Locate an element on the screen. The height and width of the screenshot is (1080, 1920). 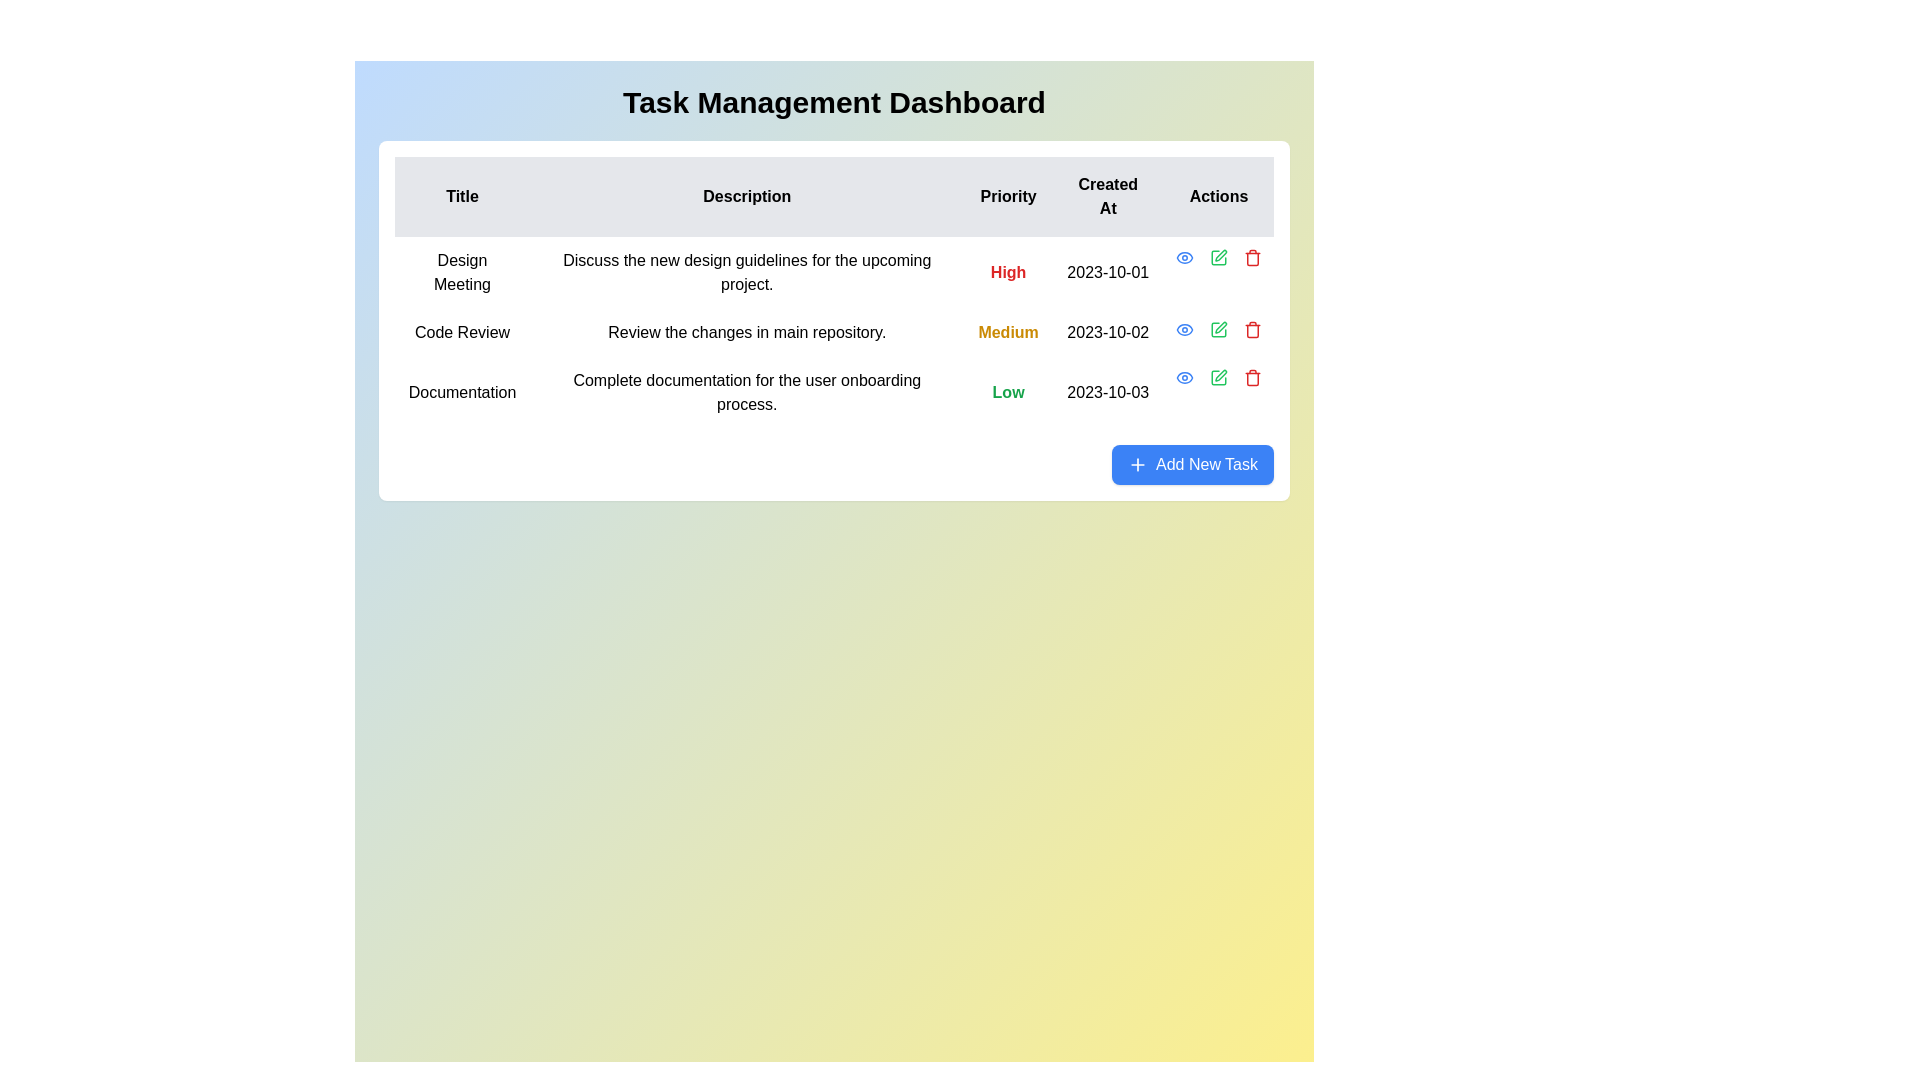
the text label displaying 'Created At' in the header row of the table, which is located between the 'Priority' and 'Actions' headers is located at coordinates (1107, 196).